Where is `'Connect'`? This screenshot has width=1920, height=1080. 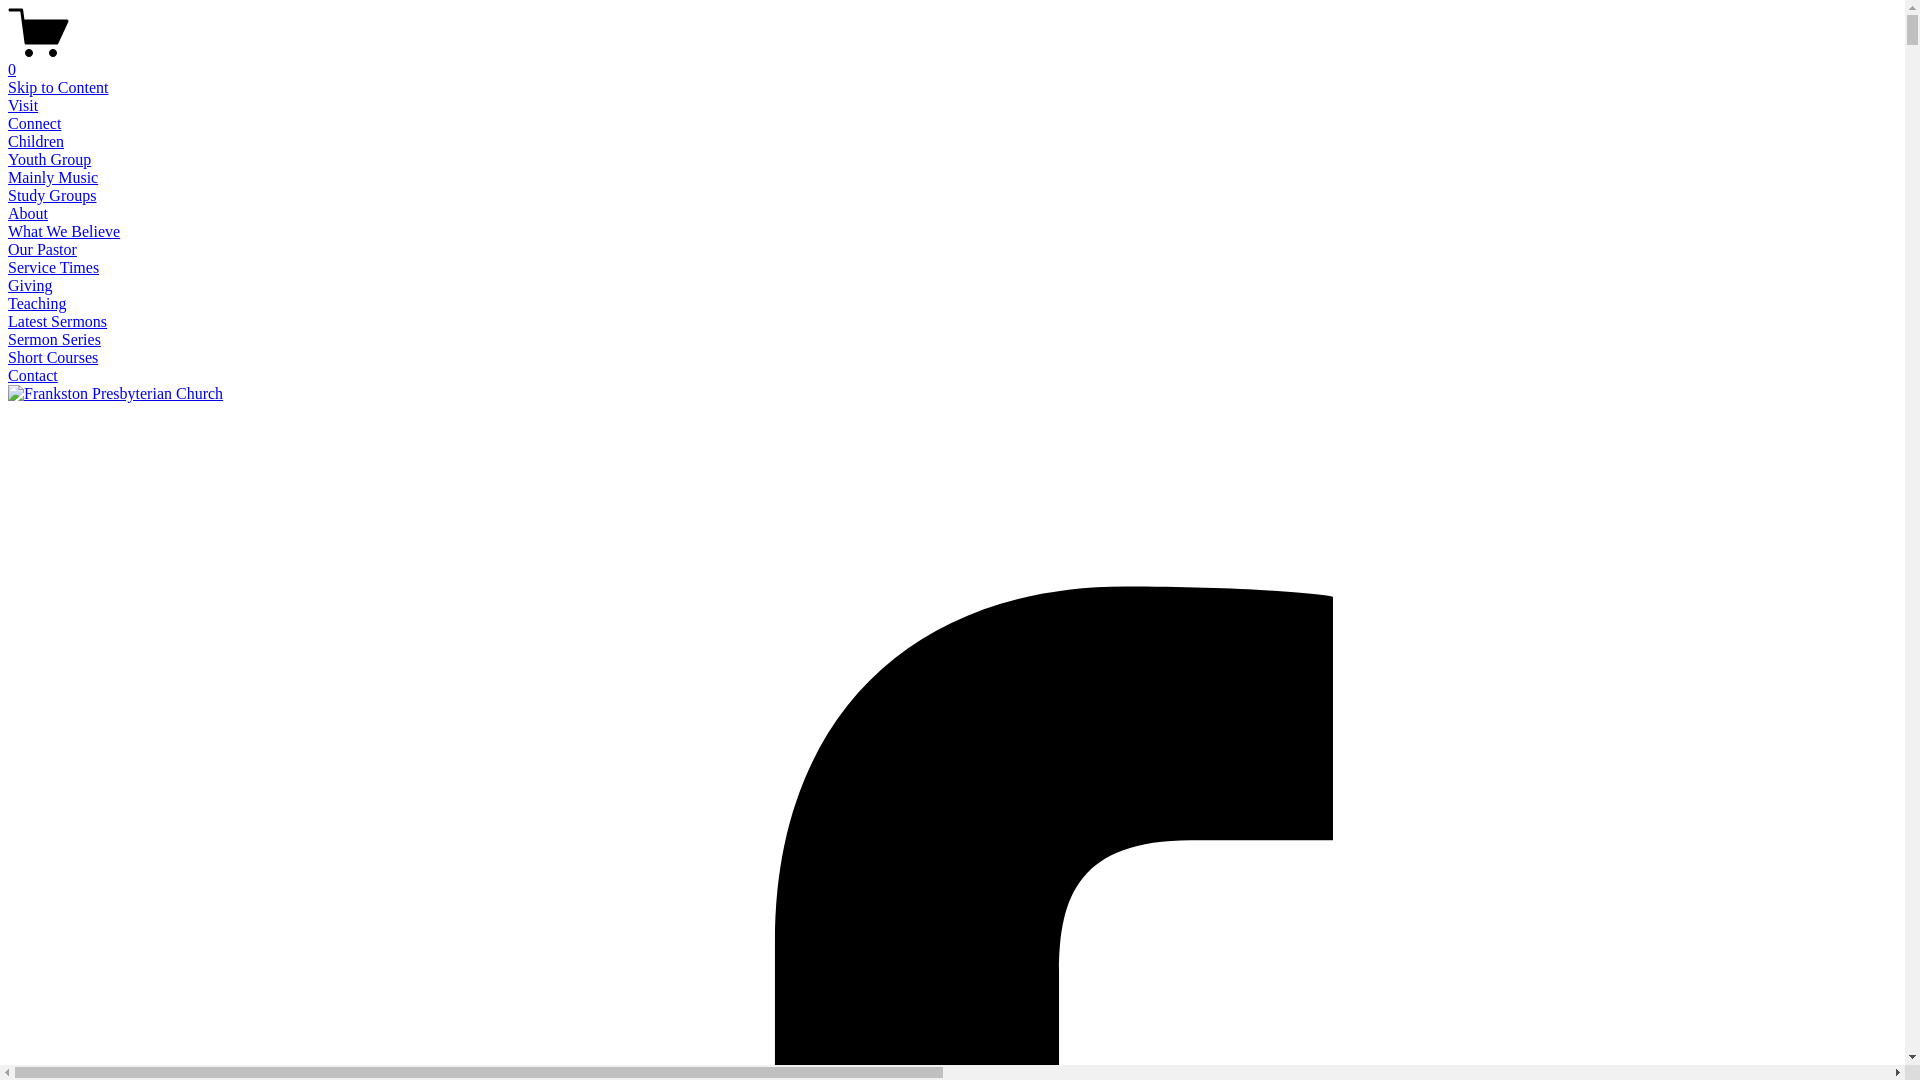
'Connect' is located at coordinates (8, 123).